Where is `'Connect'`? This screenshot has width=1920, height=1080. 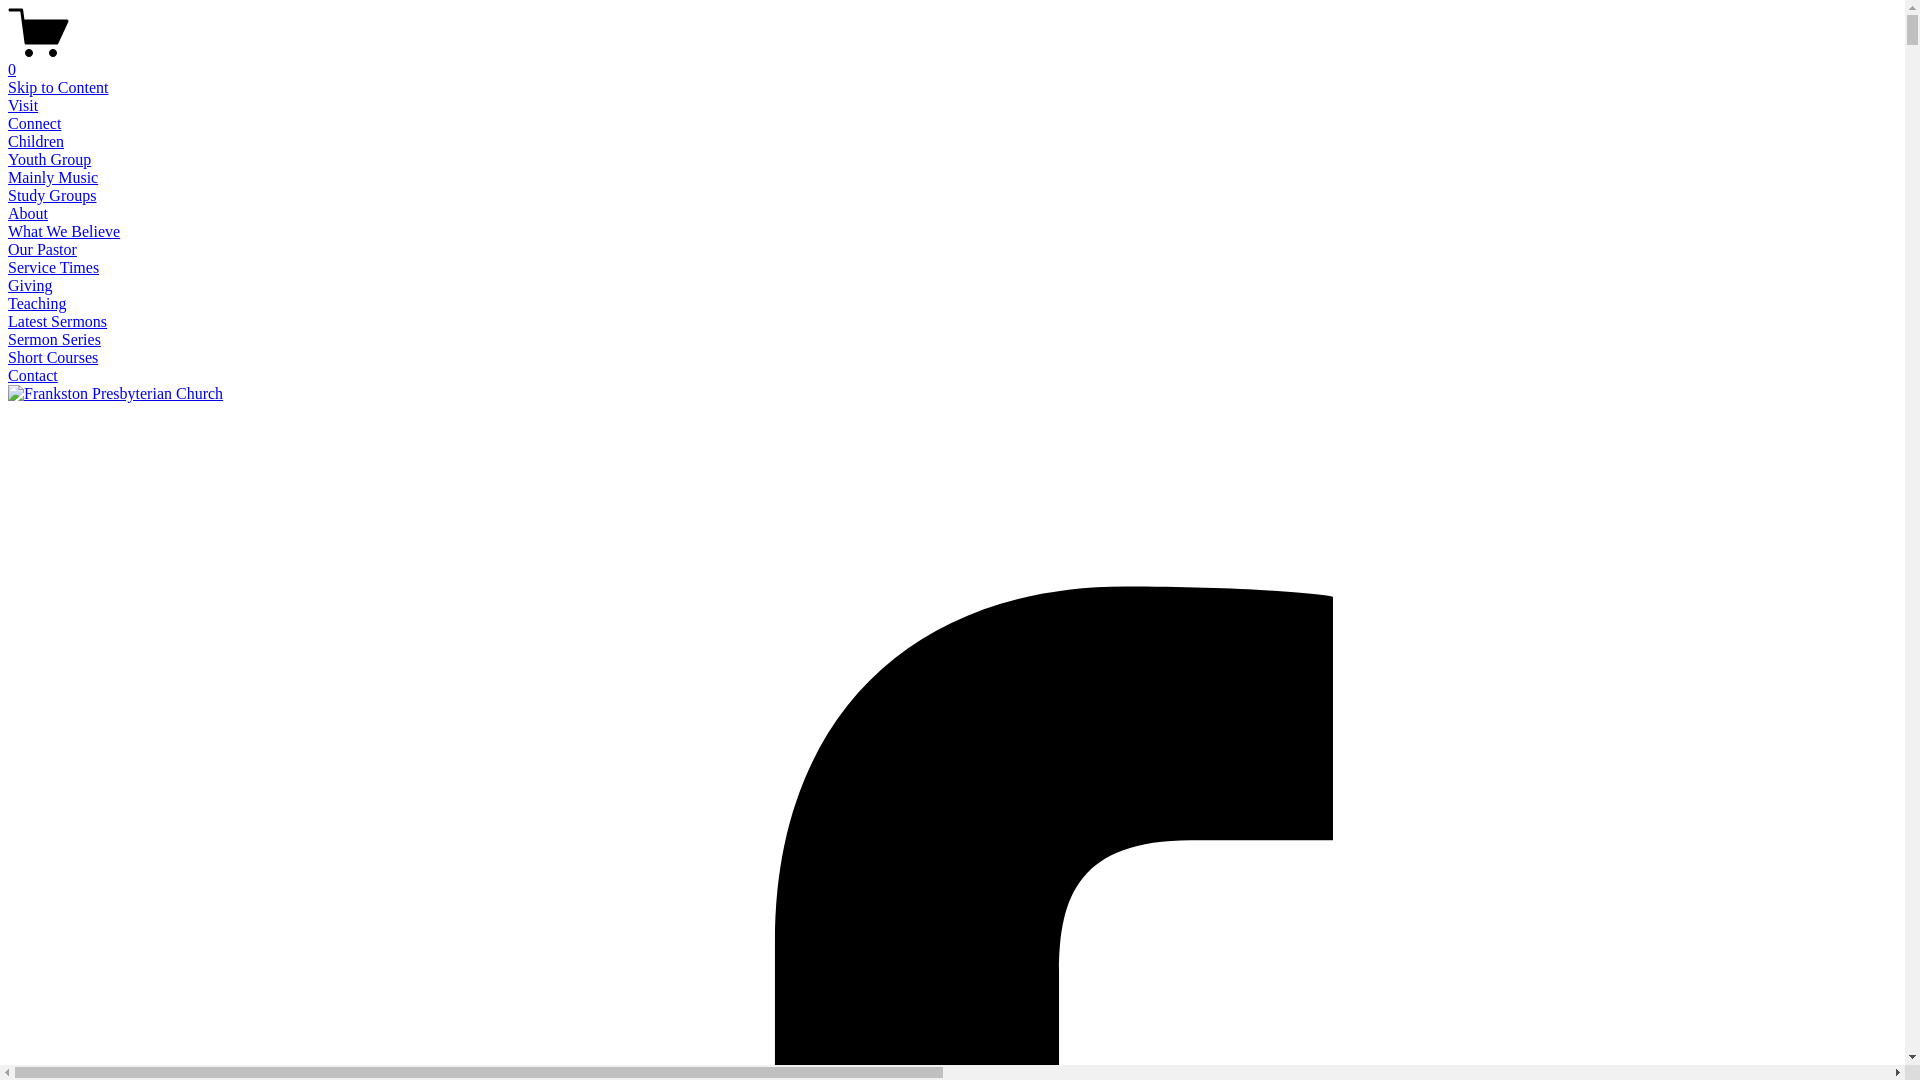
'Connect' is located at coordinates (8, 123).